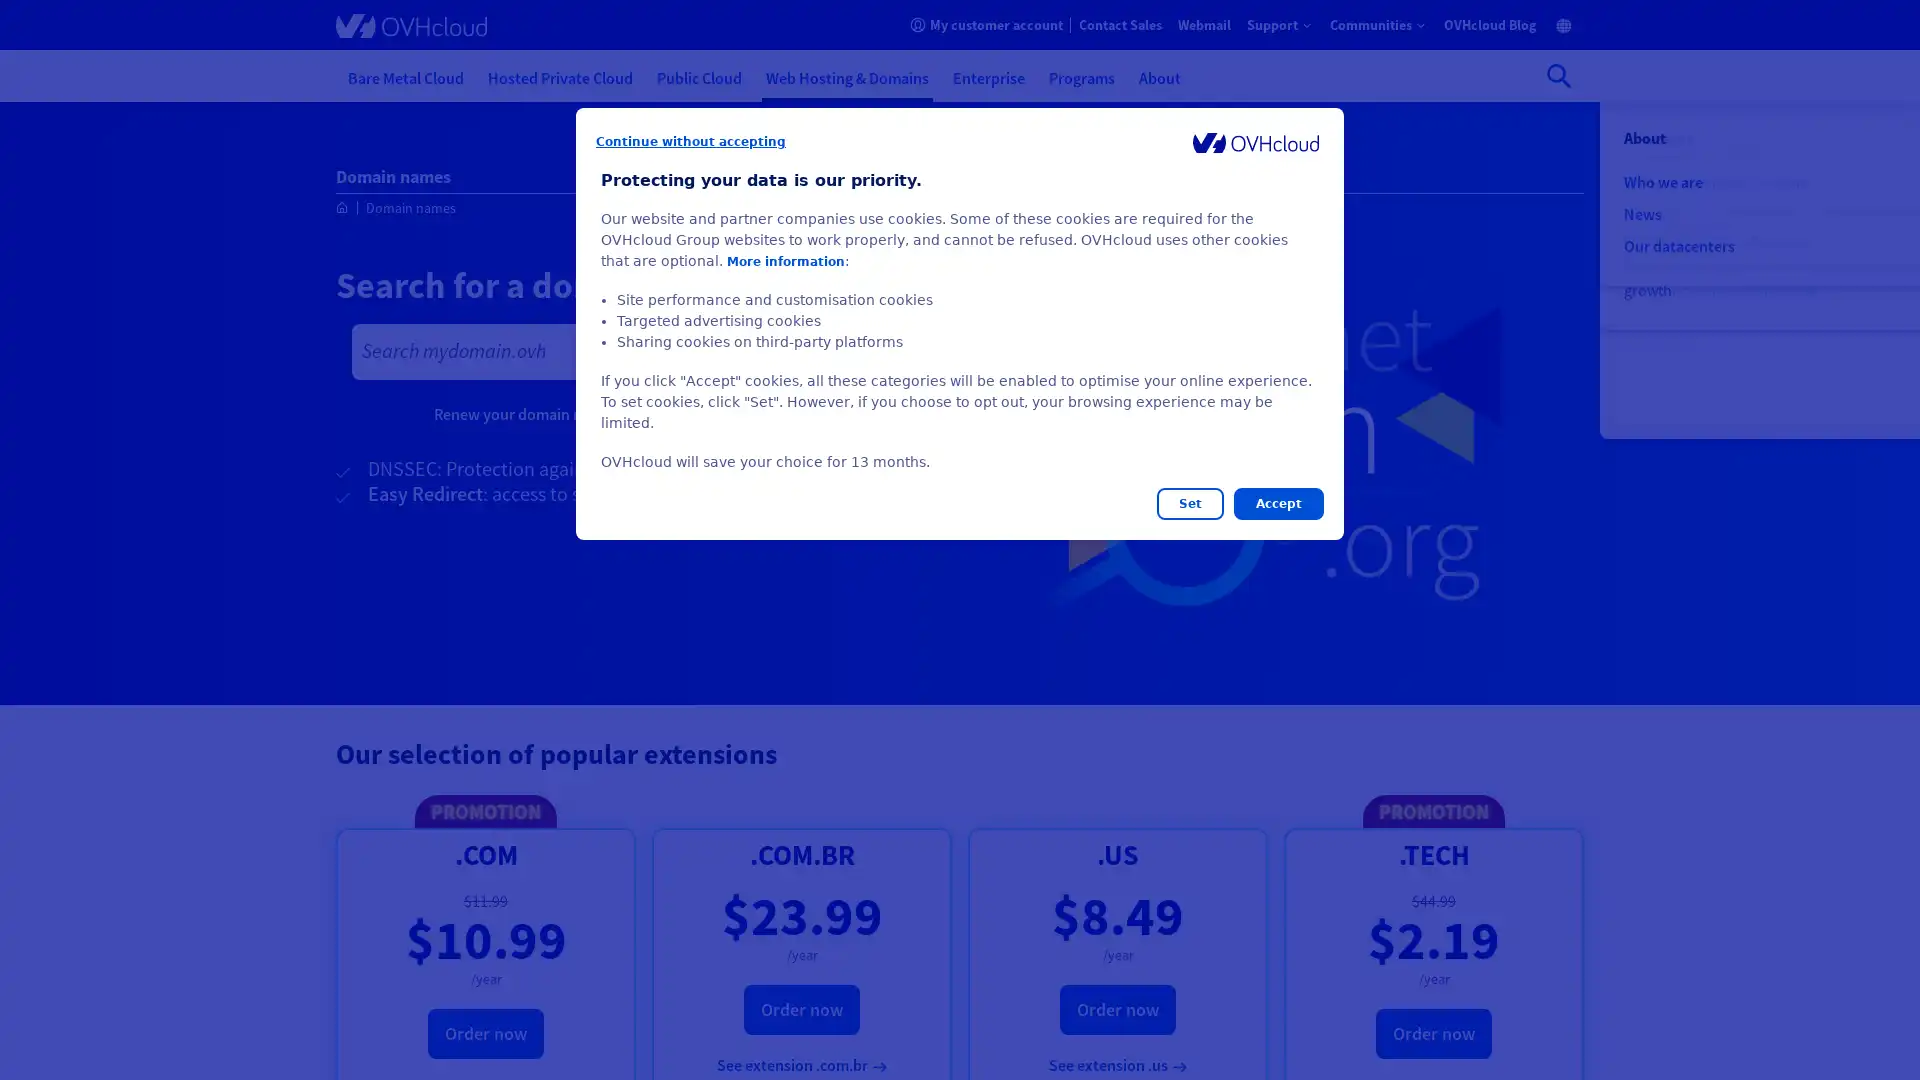 The width and height of the screenshot is (1920, 1080). I want to click on Search, so click(891, 350).